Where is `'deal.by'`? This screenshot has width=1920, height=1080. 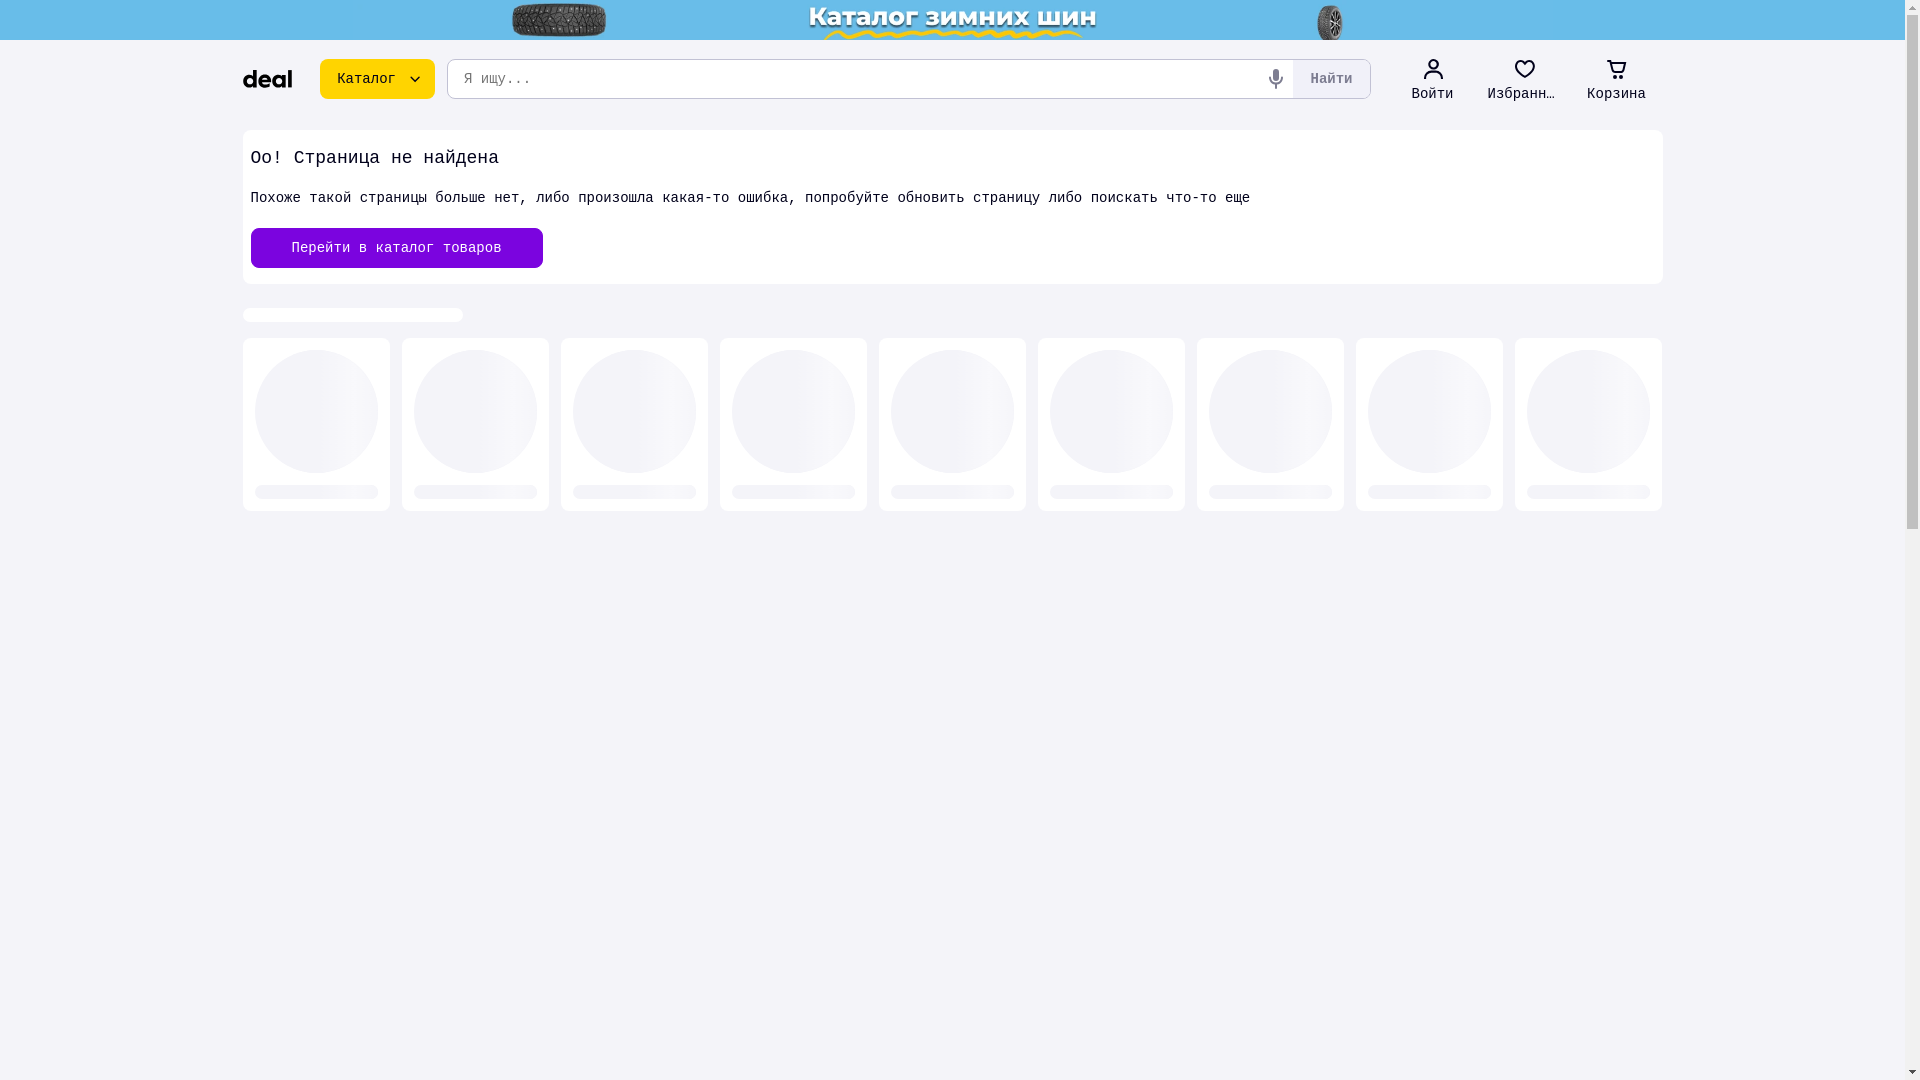
'deal.by' is located at coordinates (266, 77).